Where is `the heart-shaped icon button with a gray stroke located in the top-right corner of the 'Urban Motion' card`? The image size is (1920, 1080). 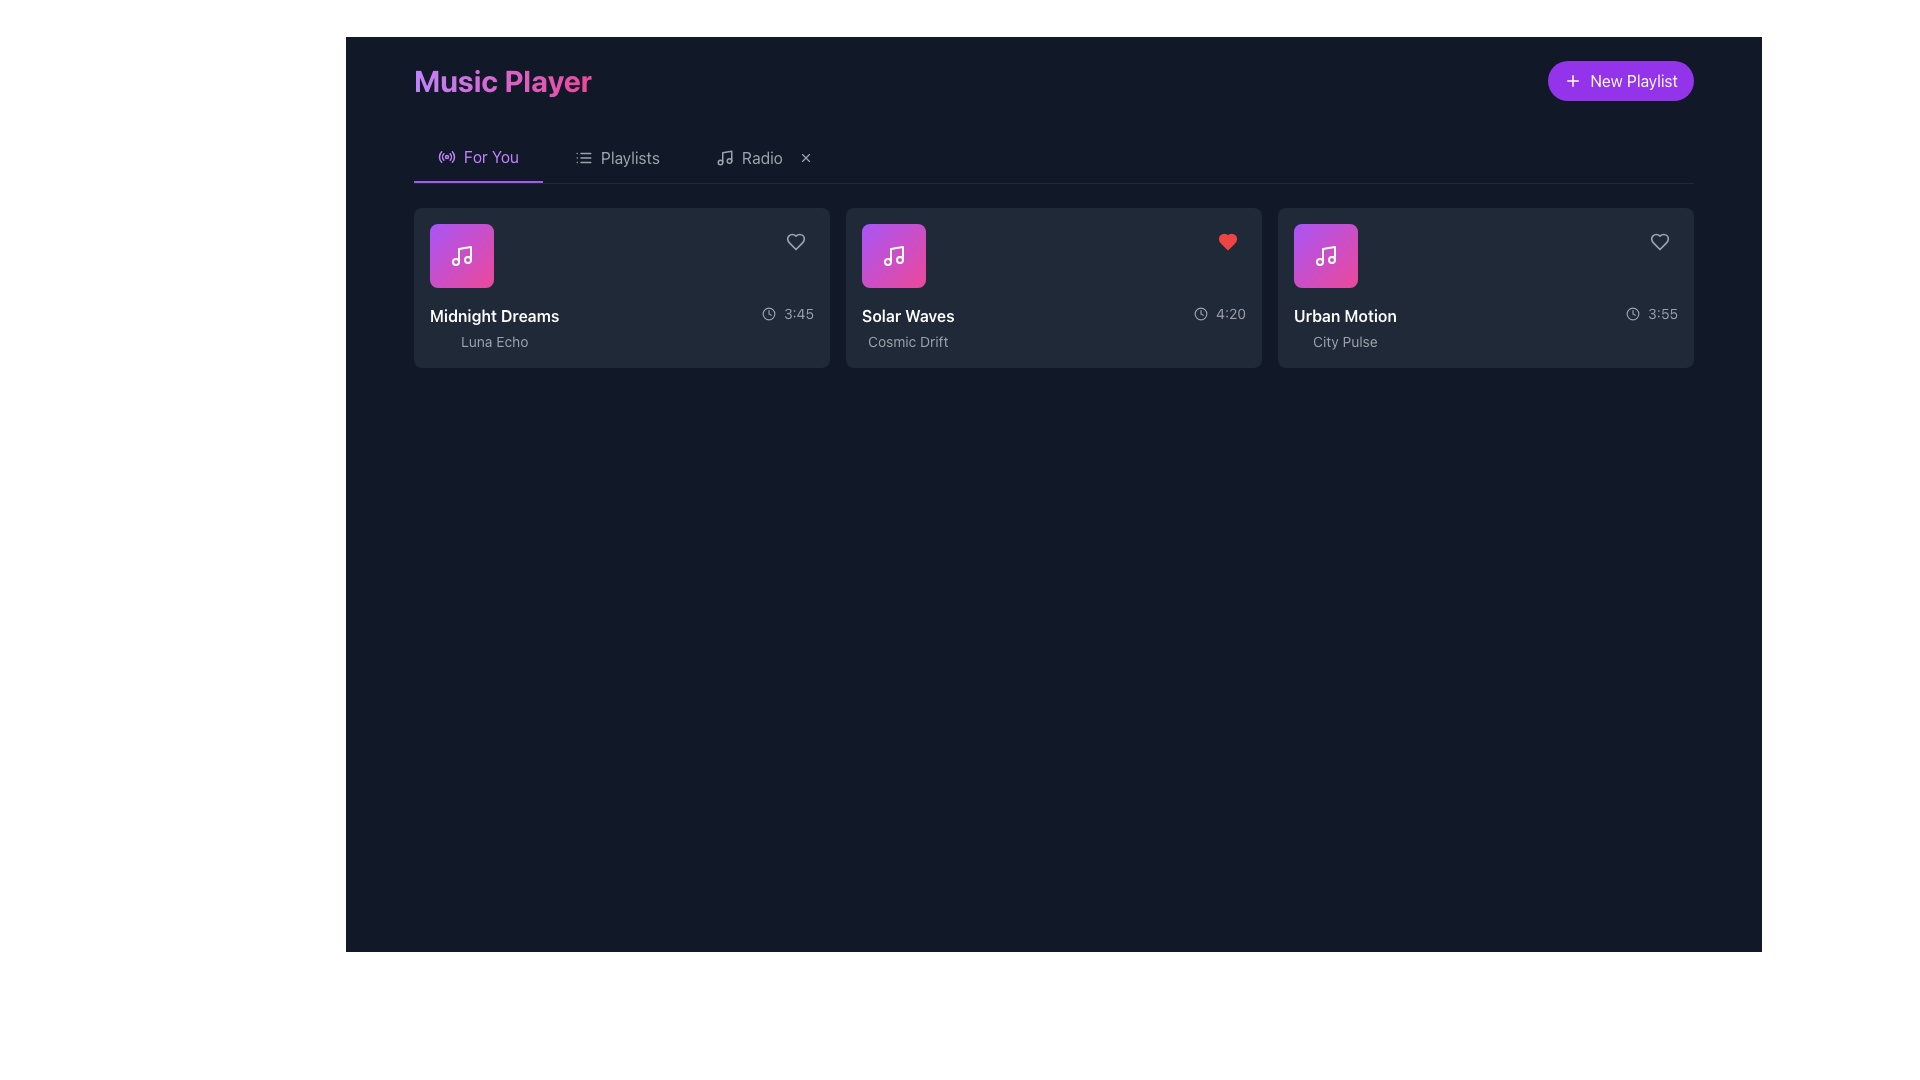
the heart-shaped icon button with a gray stroke located in the top-right corner of the 'Urban Motion' card is located at coordinates (1660, 241).